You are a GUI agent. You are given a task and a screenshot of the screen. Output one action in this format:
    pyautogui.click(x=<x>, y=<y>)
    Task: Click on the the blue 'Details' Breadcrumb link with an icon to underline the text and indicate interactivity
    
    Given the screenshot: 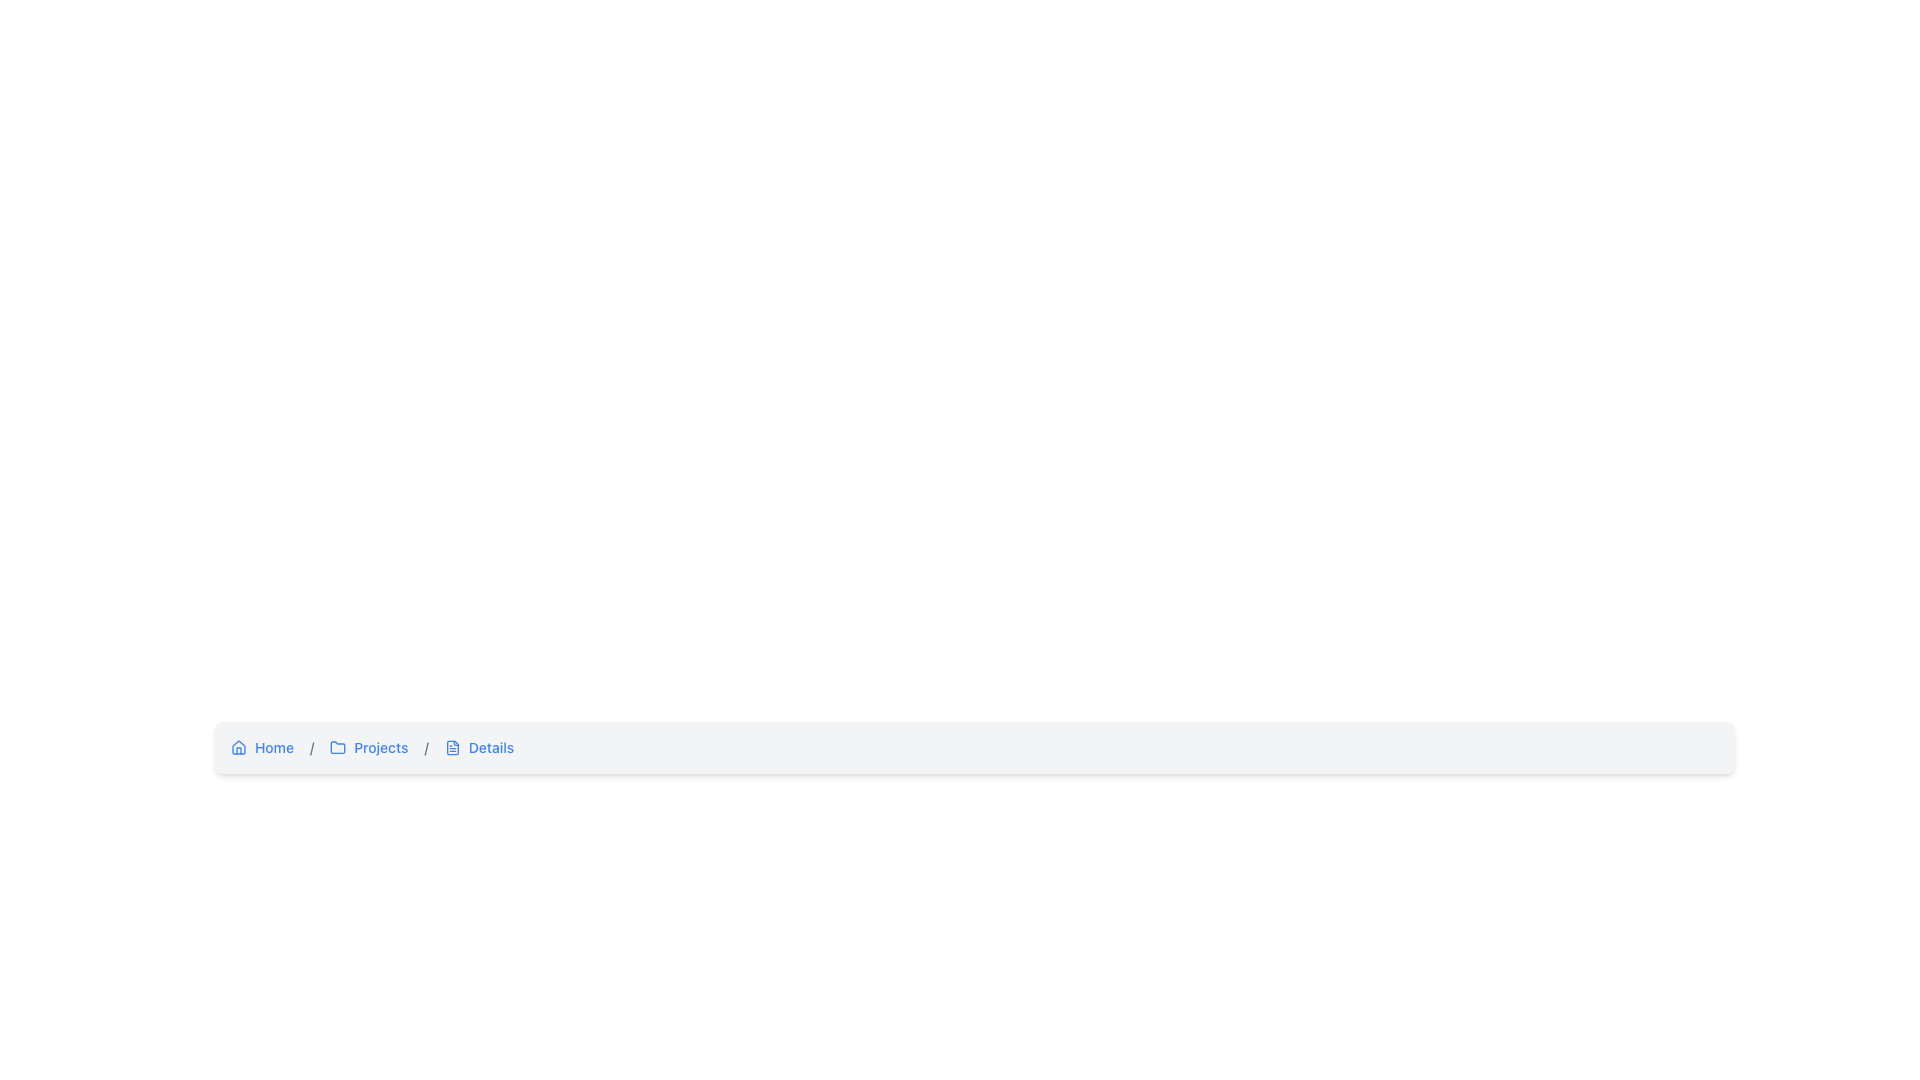 What is the action you would take?
    pyautogui.click(x=478, y=748)
    